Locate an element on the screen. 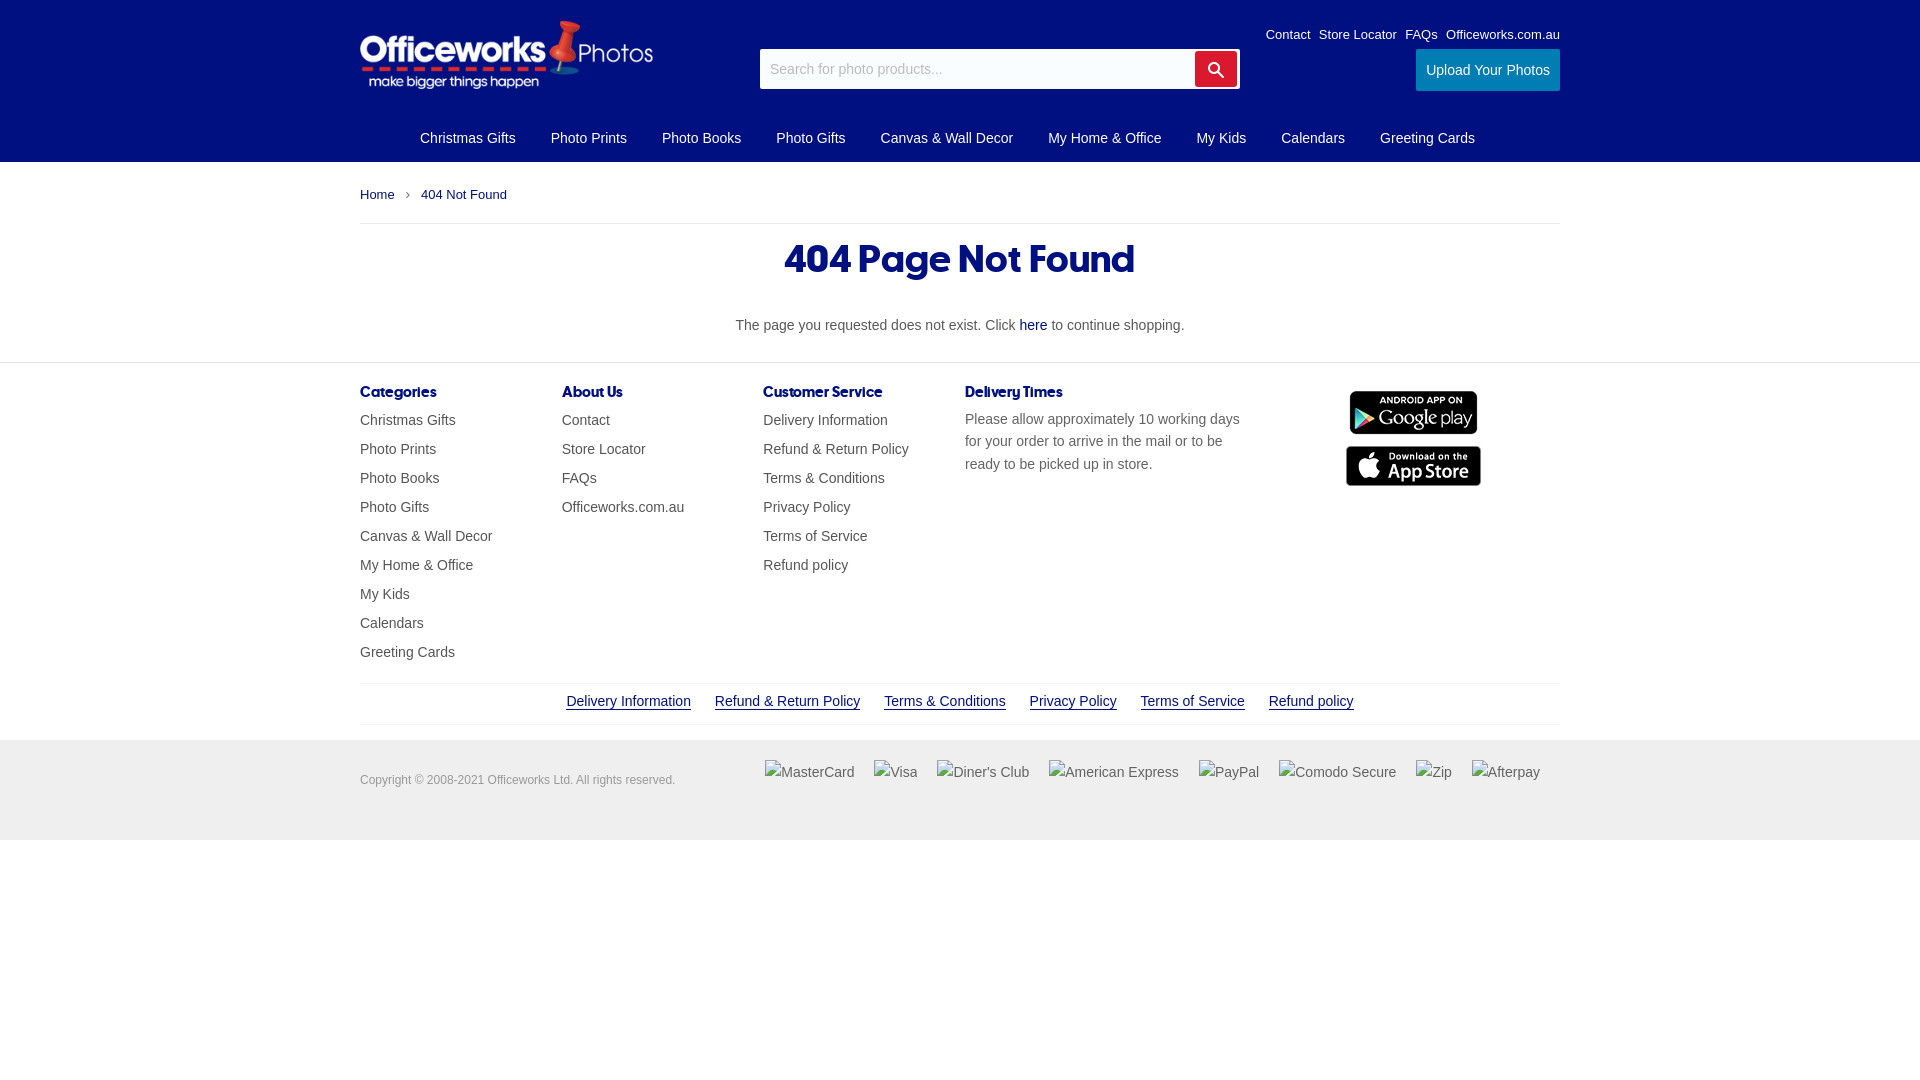 This screenshot has width=1920, height=1080. 'My Home & Office' is located at coordinates (415, 564).